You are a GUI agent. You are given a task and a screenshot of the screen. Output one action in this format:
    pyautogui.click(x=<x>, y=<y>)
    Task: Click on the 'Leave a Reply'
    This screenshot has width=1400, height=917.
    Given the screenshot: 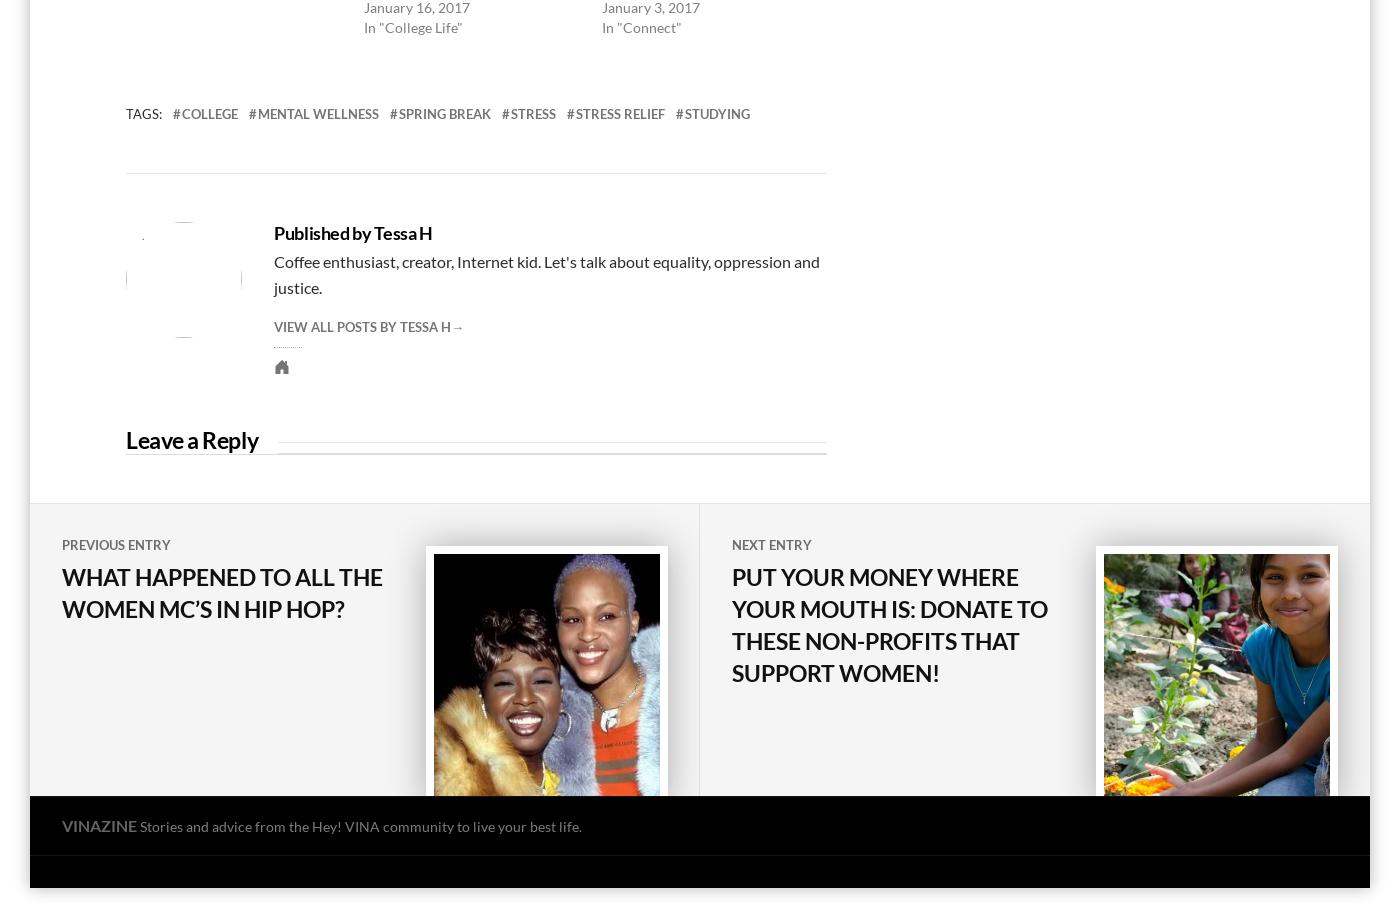 What is the action you would take?
    pyautogui.click(x=191, y=440)
    